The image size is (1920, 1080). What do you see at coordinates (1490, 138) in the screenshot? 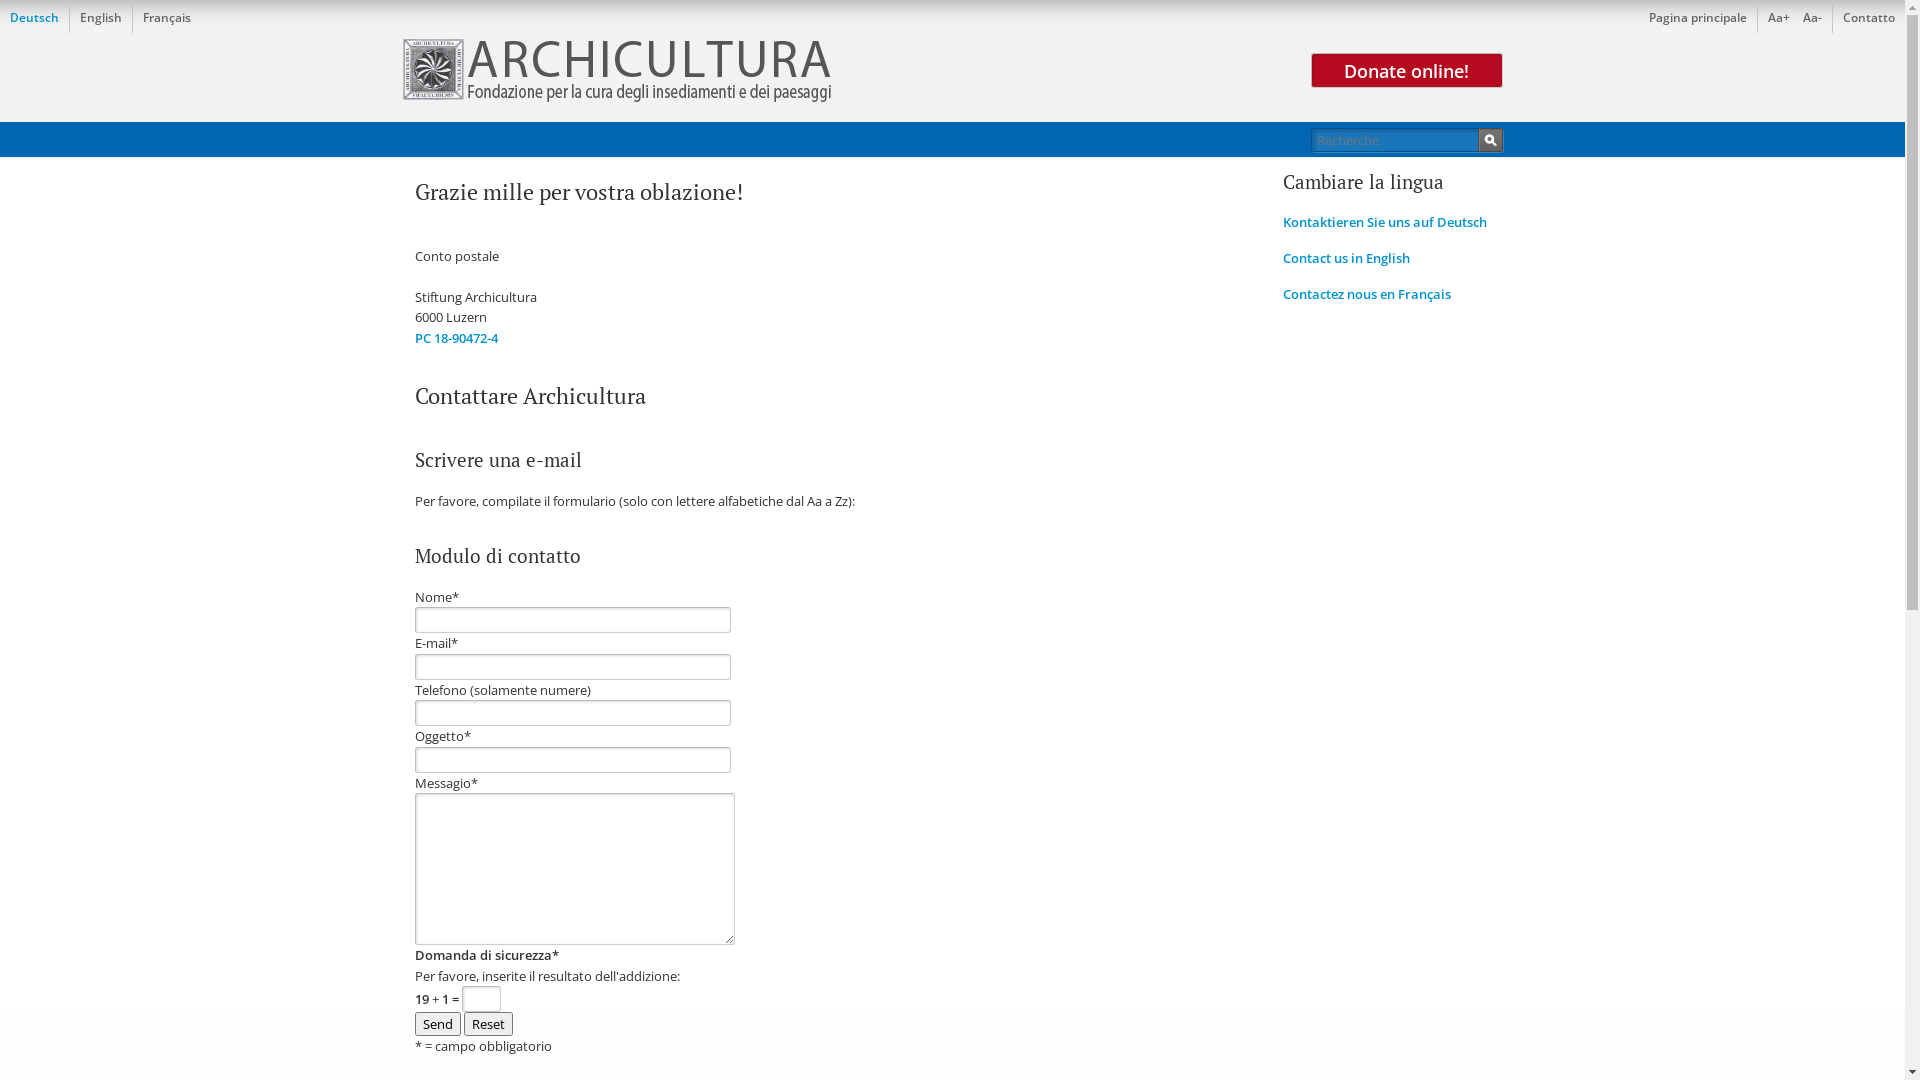
I see `'Recherche'` at bounding box center [1490, 138].